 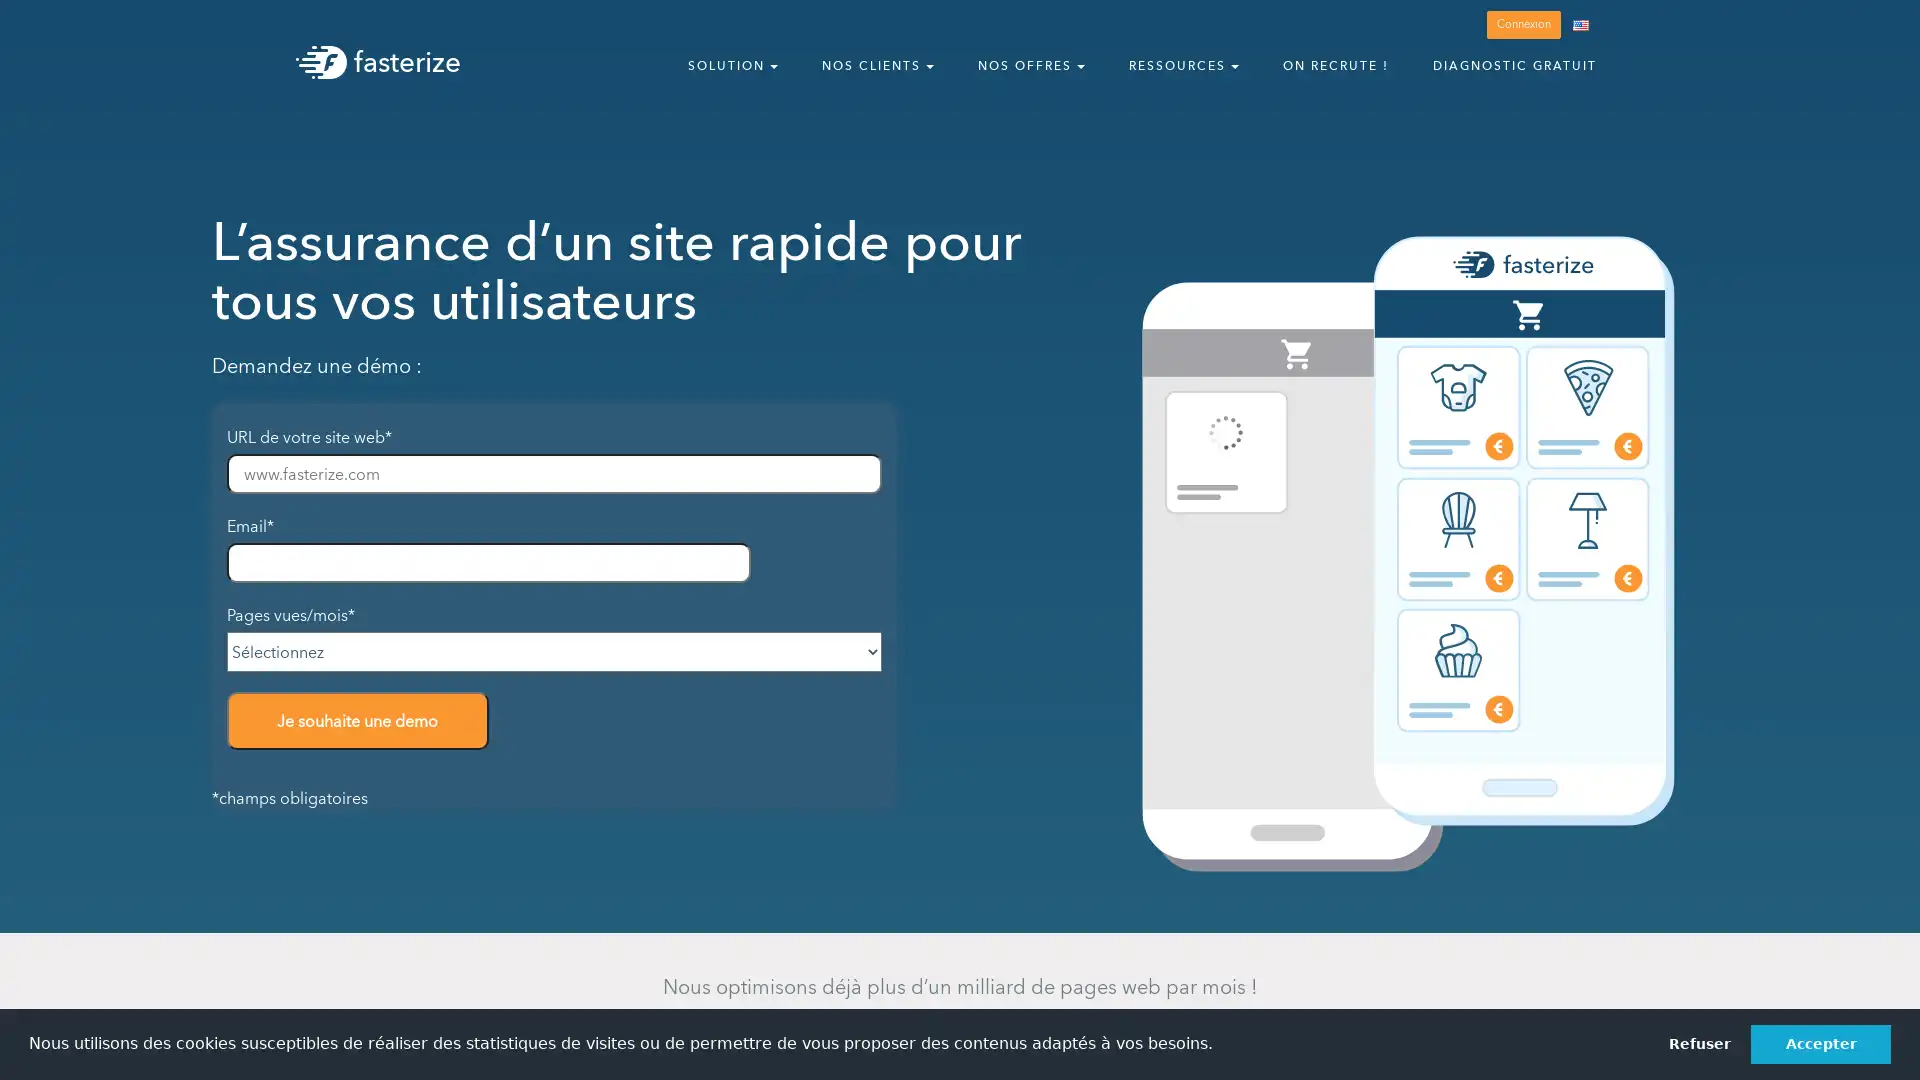 I want to click on Je souhaite une demo, so click(x=357, y=720).